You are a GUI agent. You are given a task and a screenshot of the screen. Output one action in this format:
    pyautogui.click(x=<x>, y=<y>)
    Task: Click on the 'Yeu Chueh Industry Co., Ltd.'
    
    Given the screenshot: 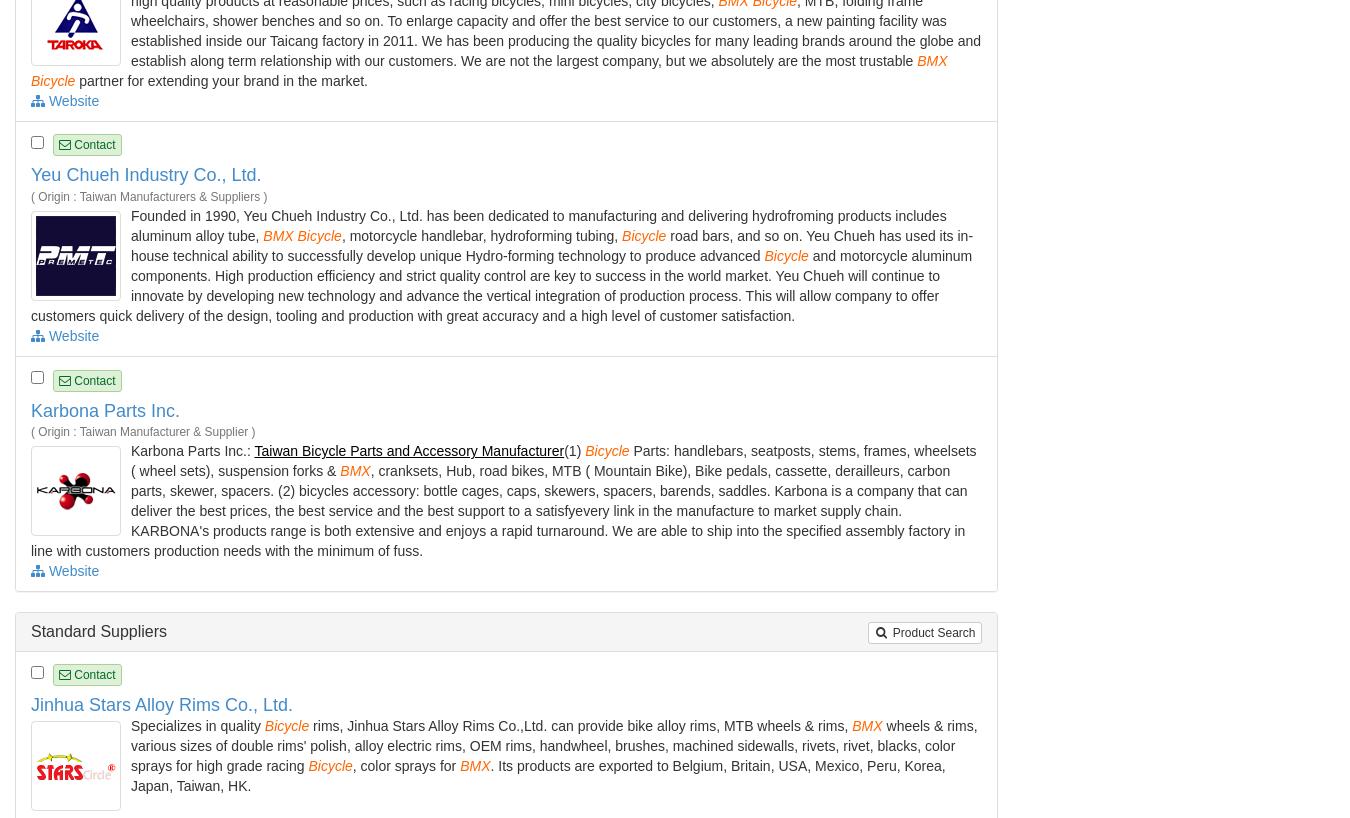 What is the action you would take?
    pyautogui.click(x=145, y=173)
    